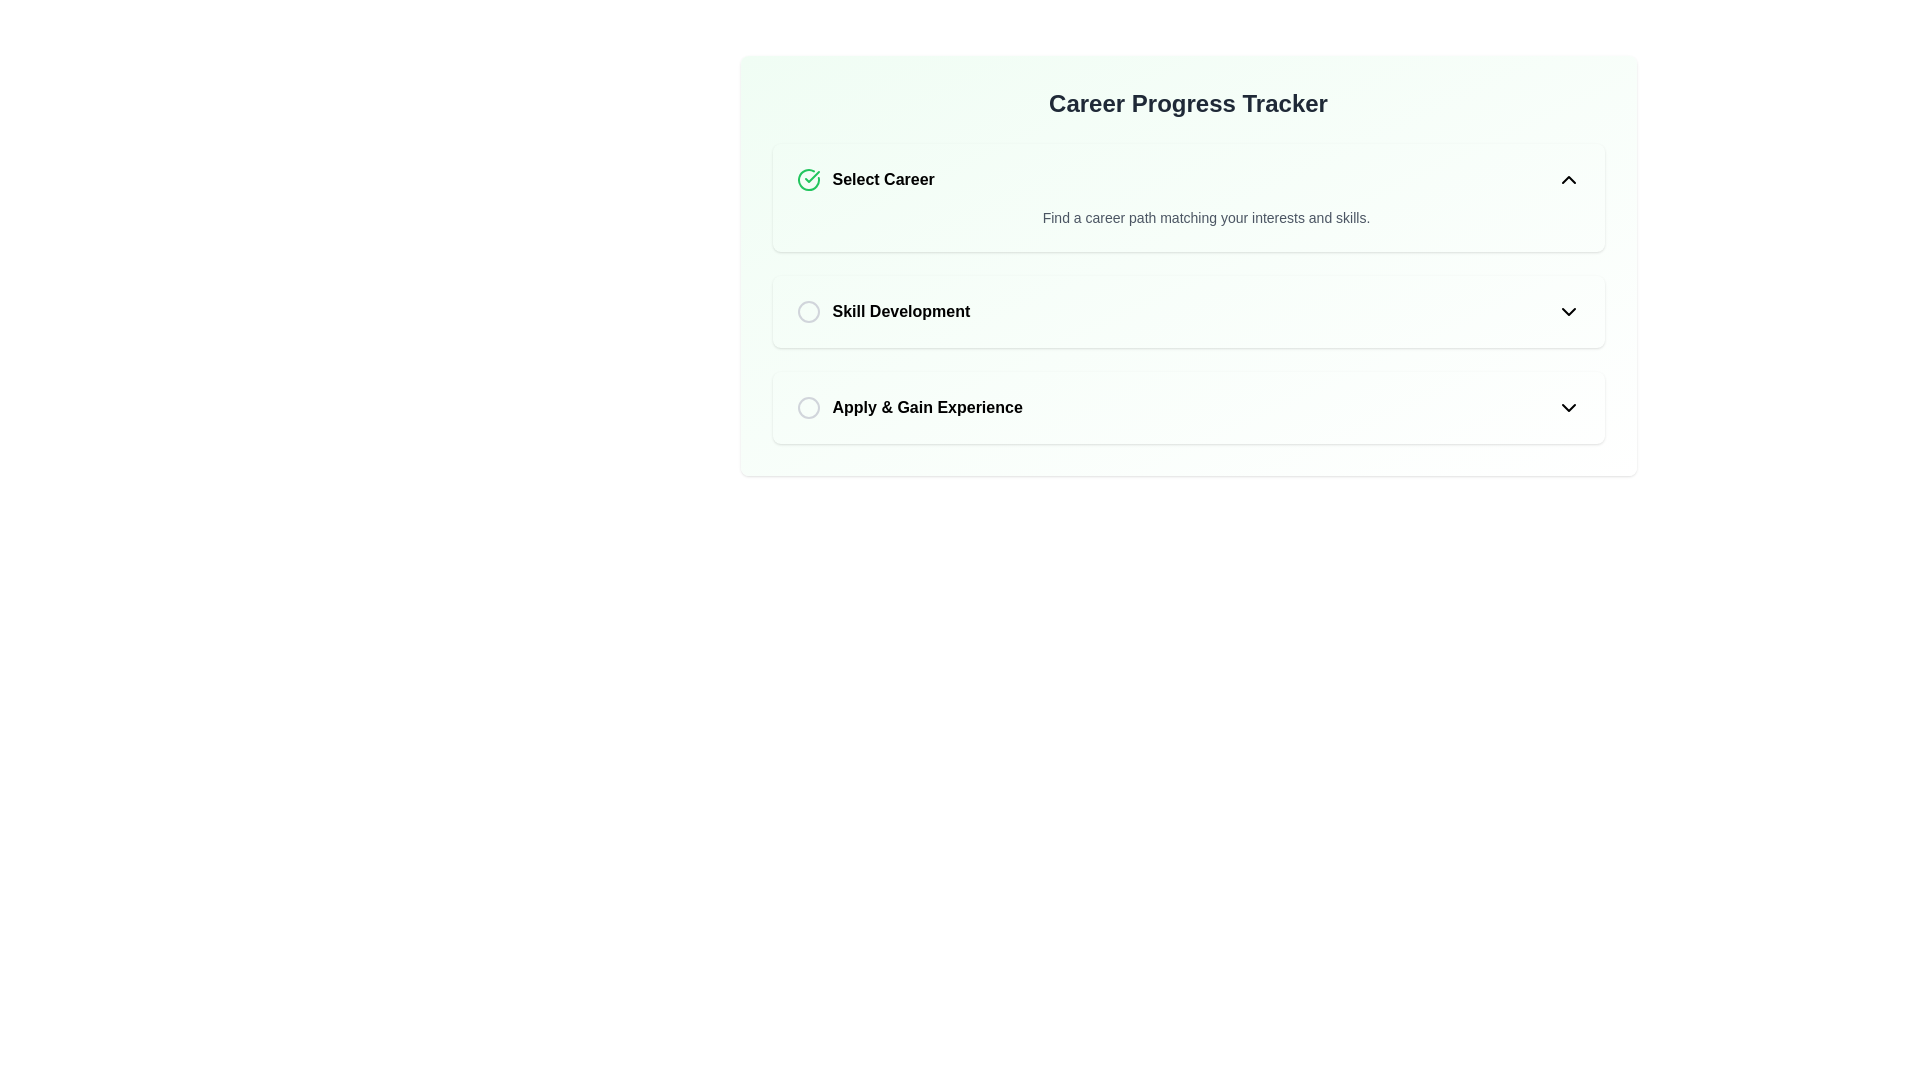 The width and height of the screenshot is (1920, 1080). Describe the element at coordinates (1567, 312) in the screenshot. I see `the chevron-down icon located at the right edge of the 'Skill Development' section` at that location.